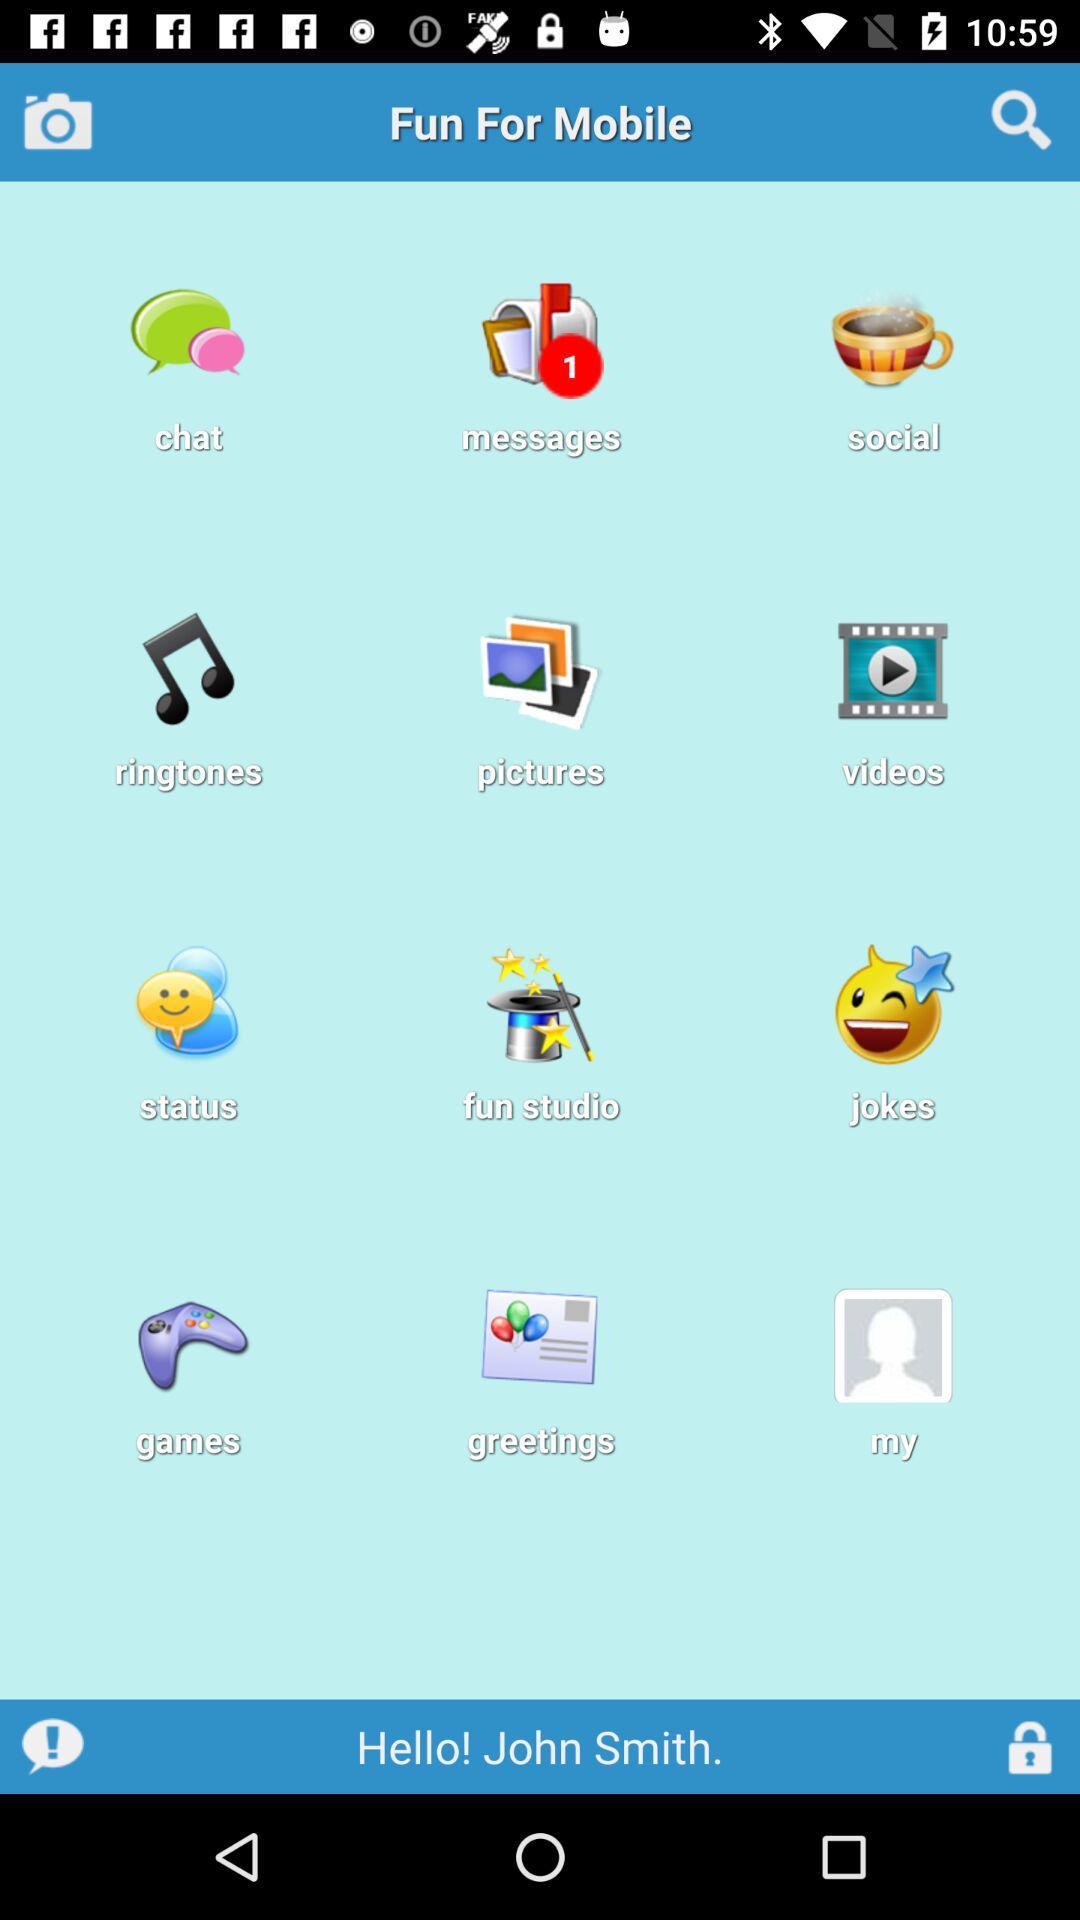 Image resolution: width=1080 pixels, height=1920 pixels. What do you see at coordinates (540, 671) in the screenshot?
I see `the icon above pictures` at bounding box center [540, 671].